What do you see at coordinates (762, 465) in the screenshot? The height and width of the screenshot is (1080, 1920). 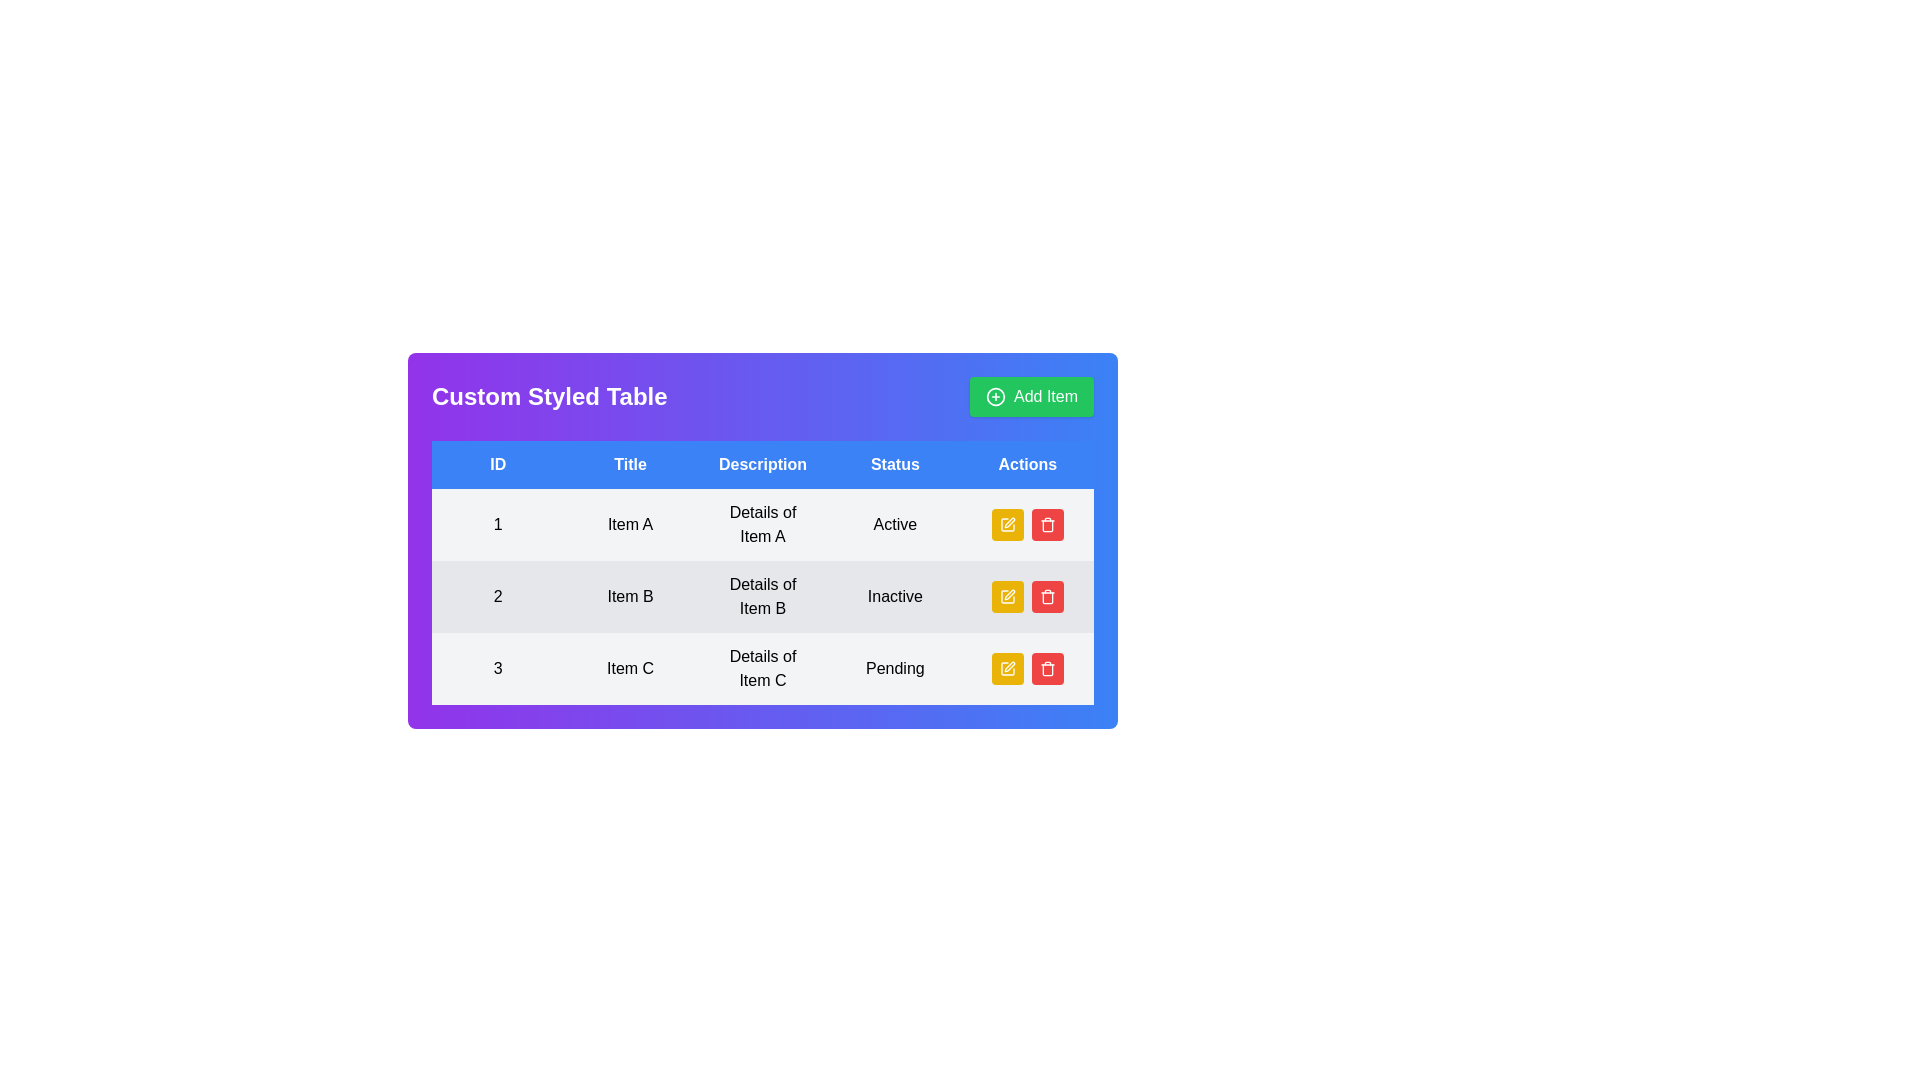 I see `the 'Description' header cell in the table, which is the third cell from the left, centrally aligned in its column` at bounding box center [762, 465].